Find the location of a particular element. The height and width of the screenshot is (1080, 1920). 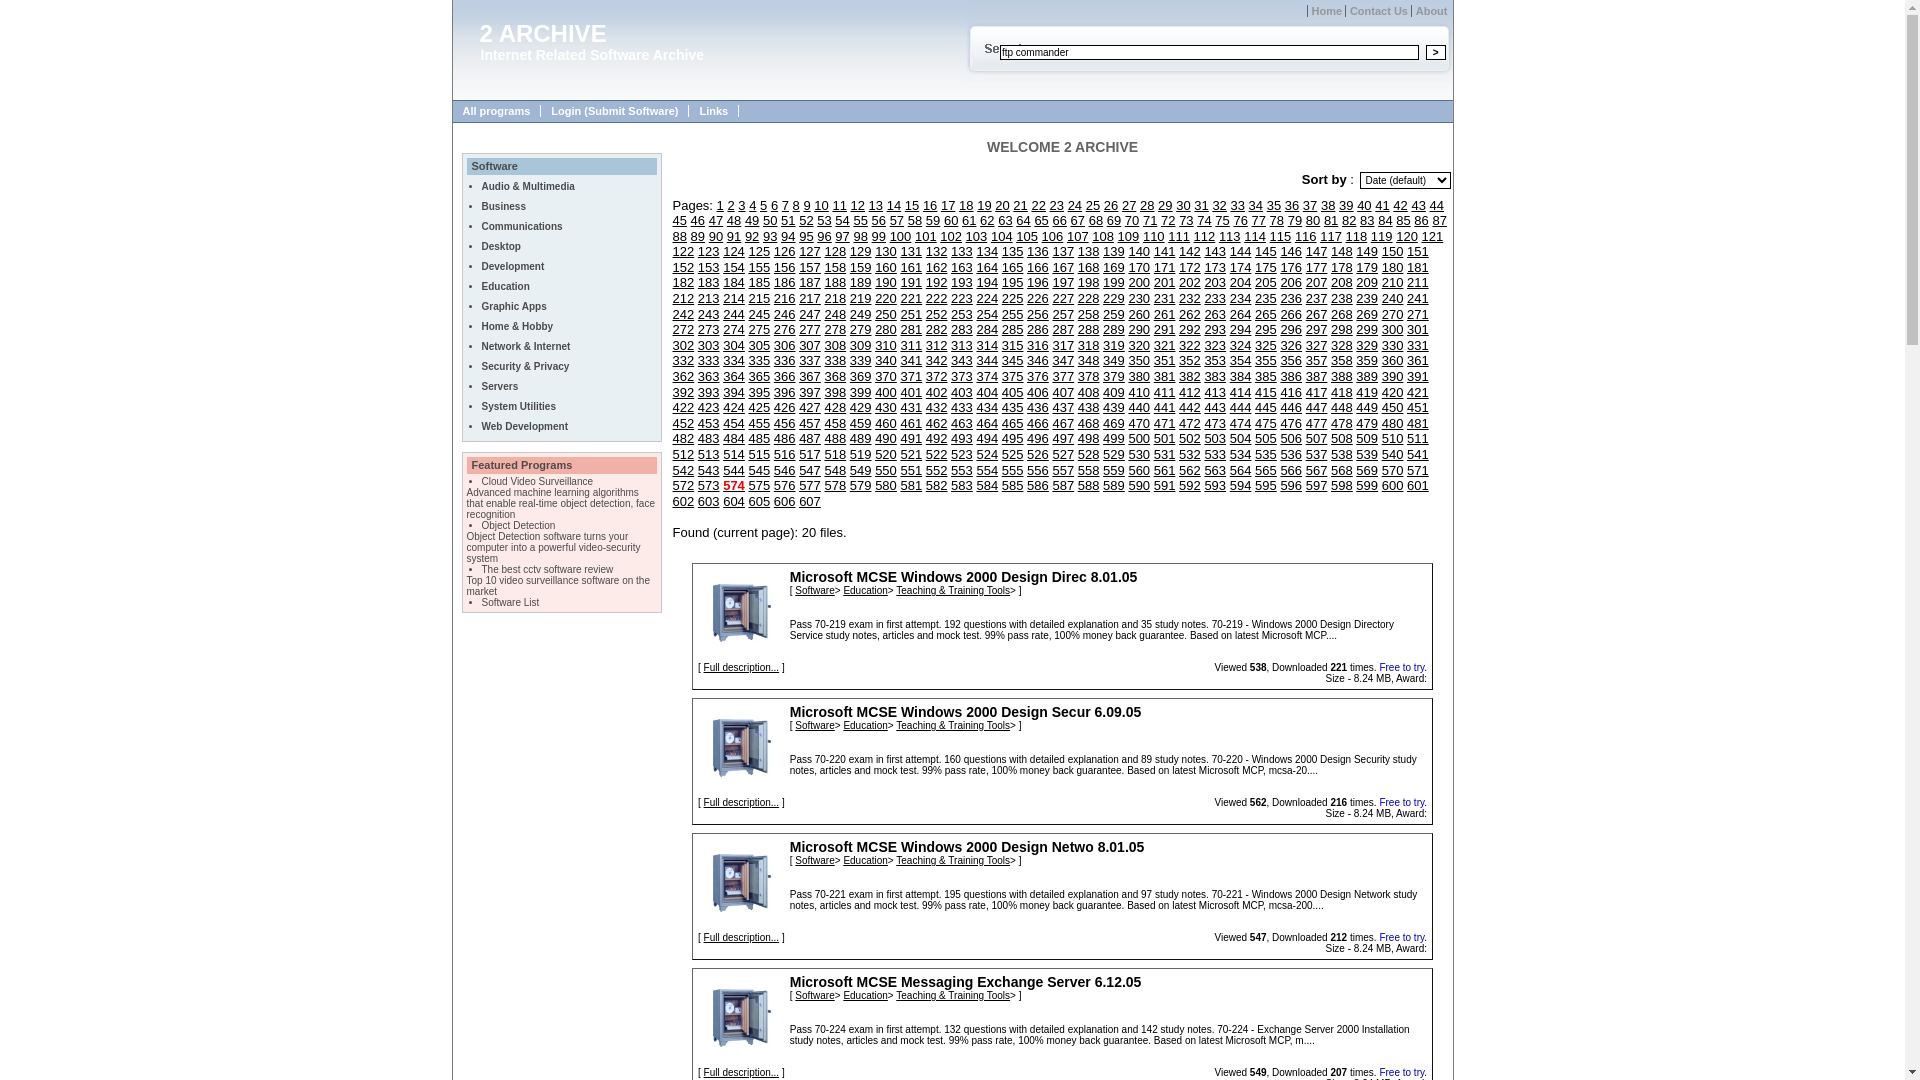

'564' is located at coordinates (1228, 470).